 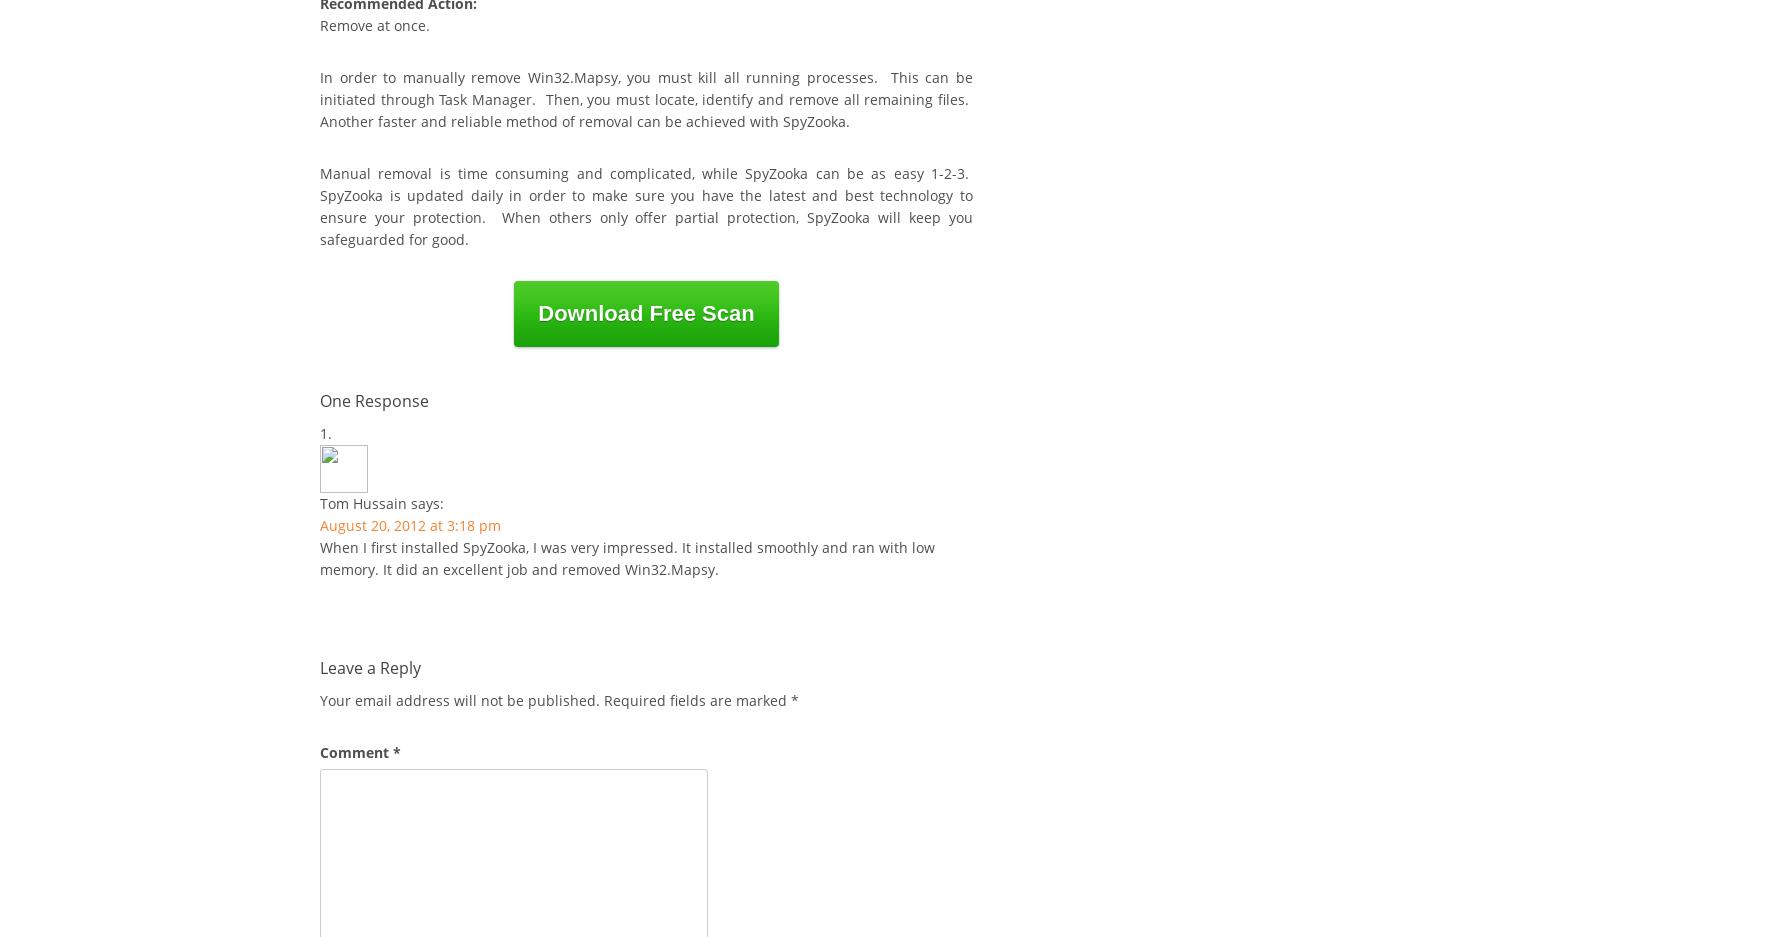 I want to click on 'When I first installed SpyZooka, I was very impressed. It installed smoothly and ran with low memory. It did an excellent job and removed Win32.Mapsy.', so click(x=627, y=558).